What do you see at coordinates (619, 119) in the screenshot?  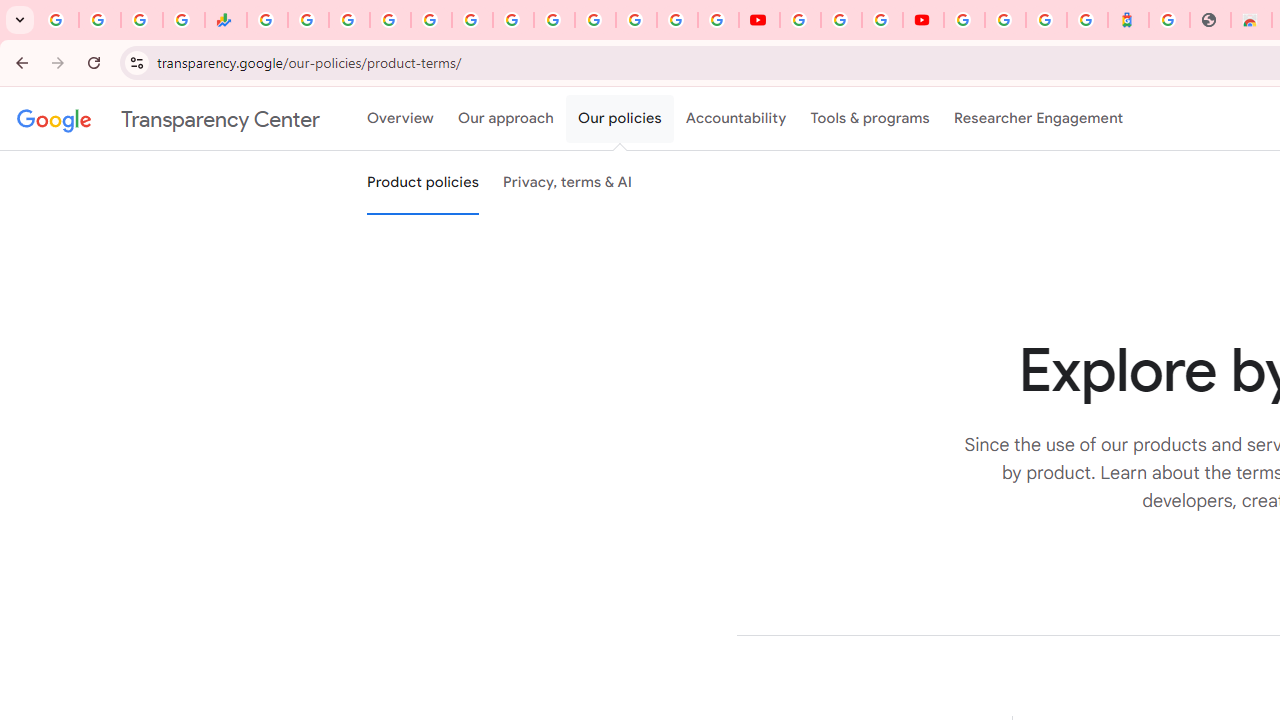 I see `'Our policies'` at bounding box center [619, 119].